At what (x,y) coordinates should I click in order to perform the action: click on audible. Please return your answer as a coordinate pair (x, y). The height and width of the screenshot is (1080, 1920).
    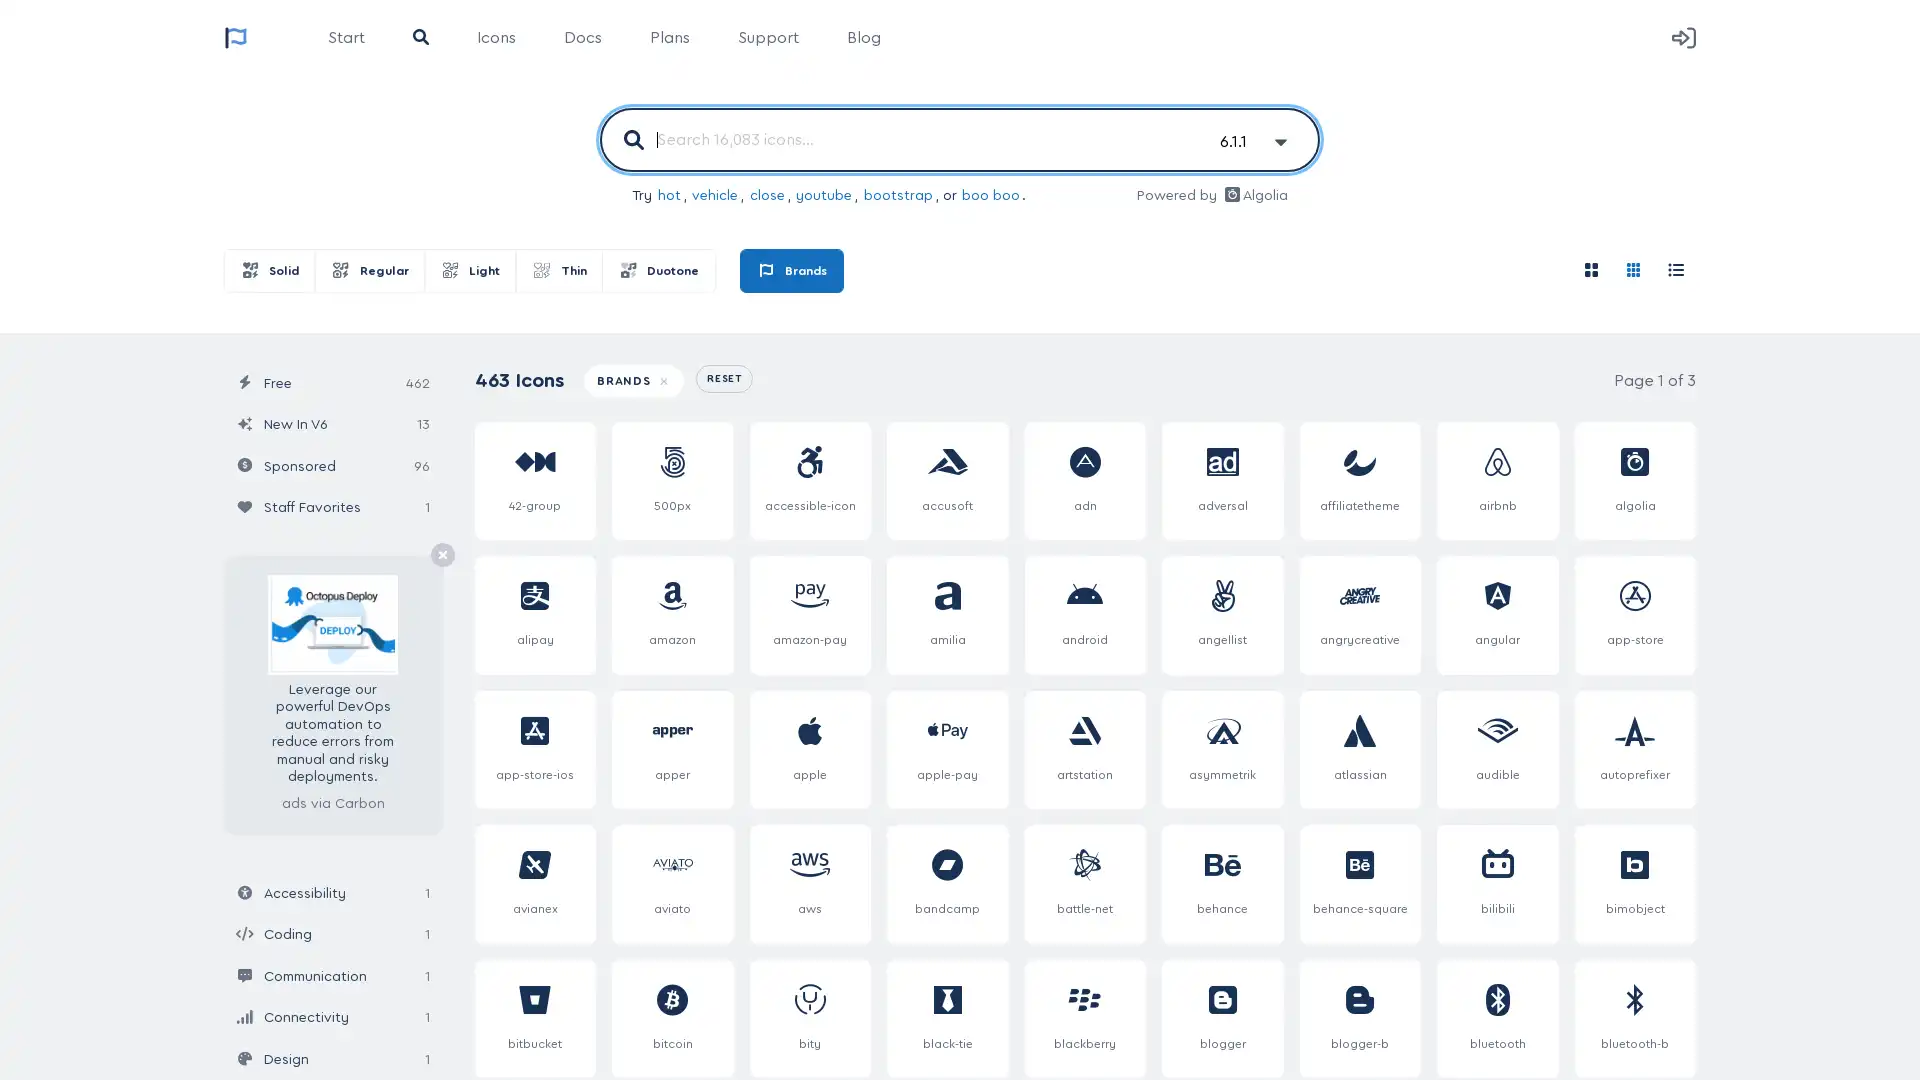
    Looking at the image, I should click on (1497, 763).